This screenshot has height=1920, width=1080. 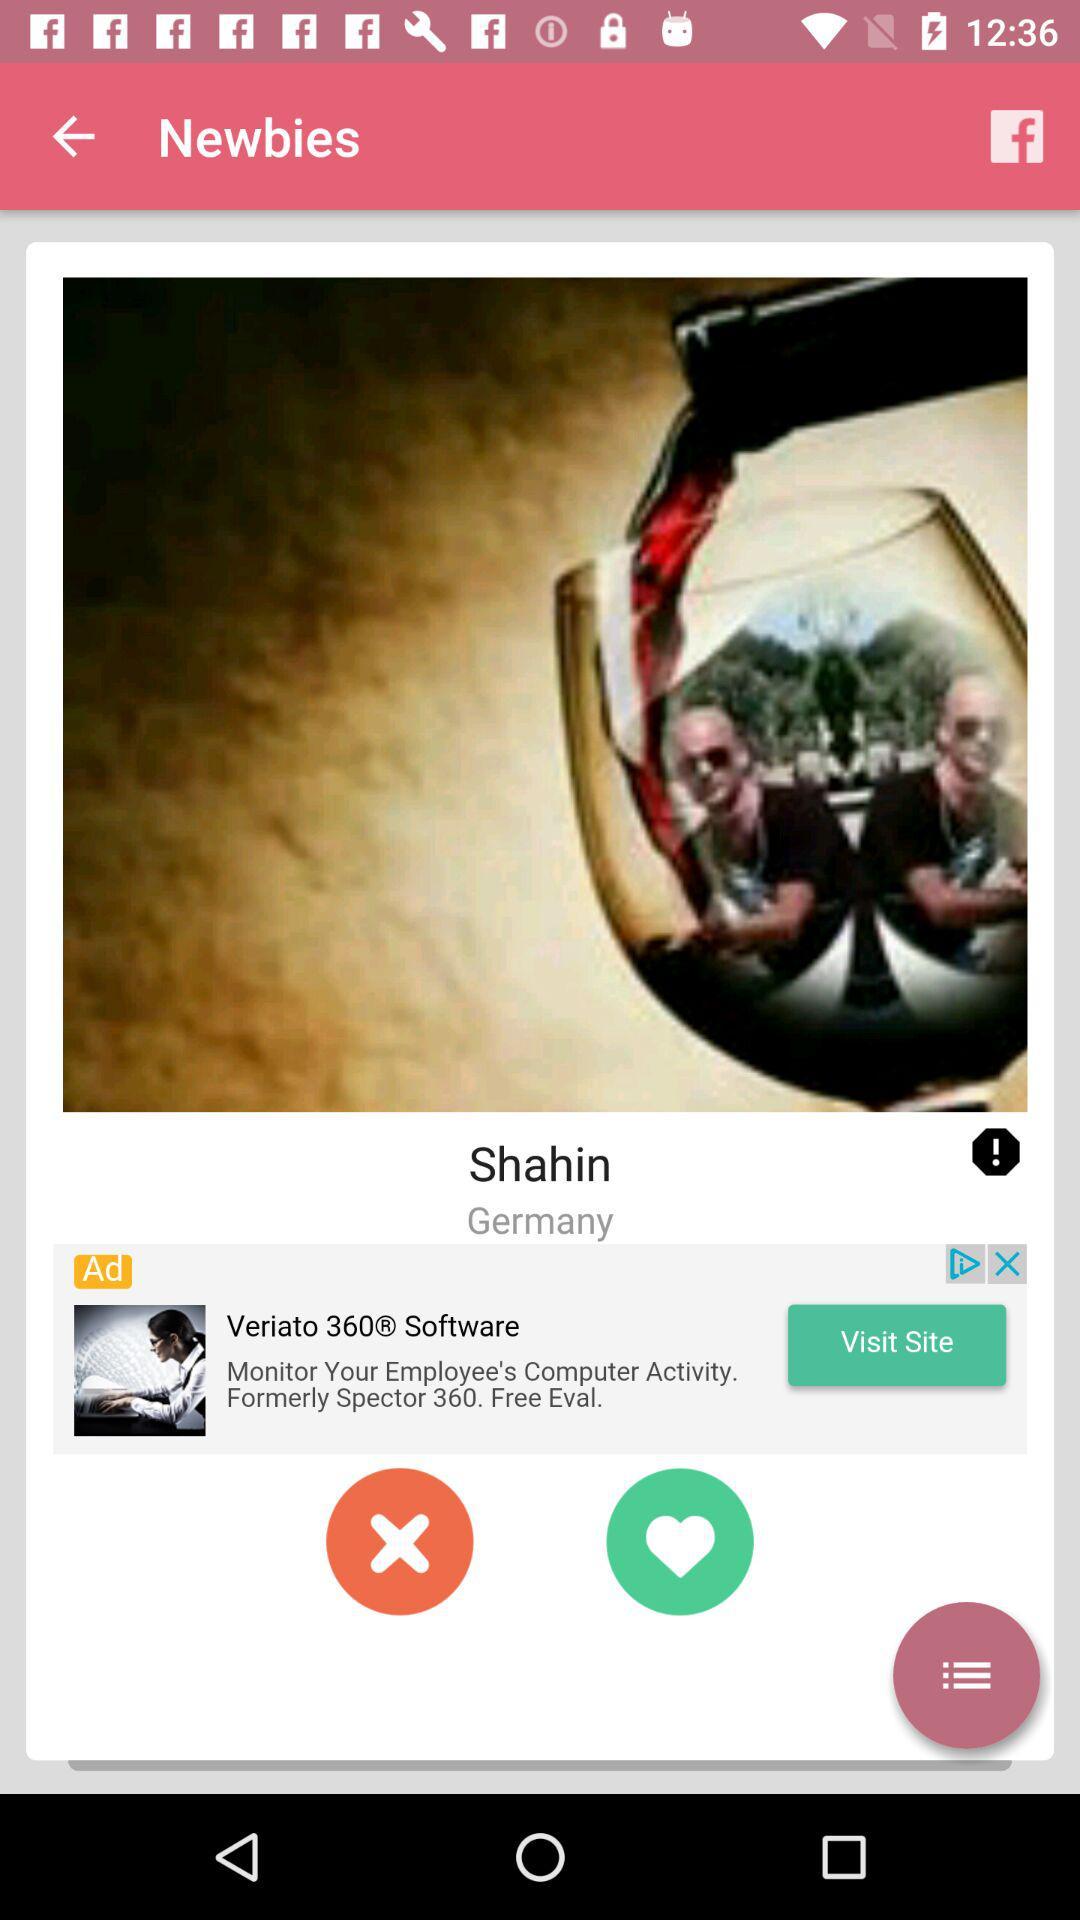 I want to click on not like image, so click(x=400, y=1540).